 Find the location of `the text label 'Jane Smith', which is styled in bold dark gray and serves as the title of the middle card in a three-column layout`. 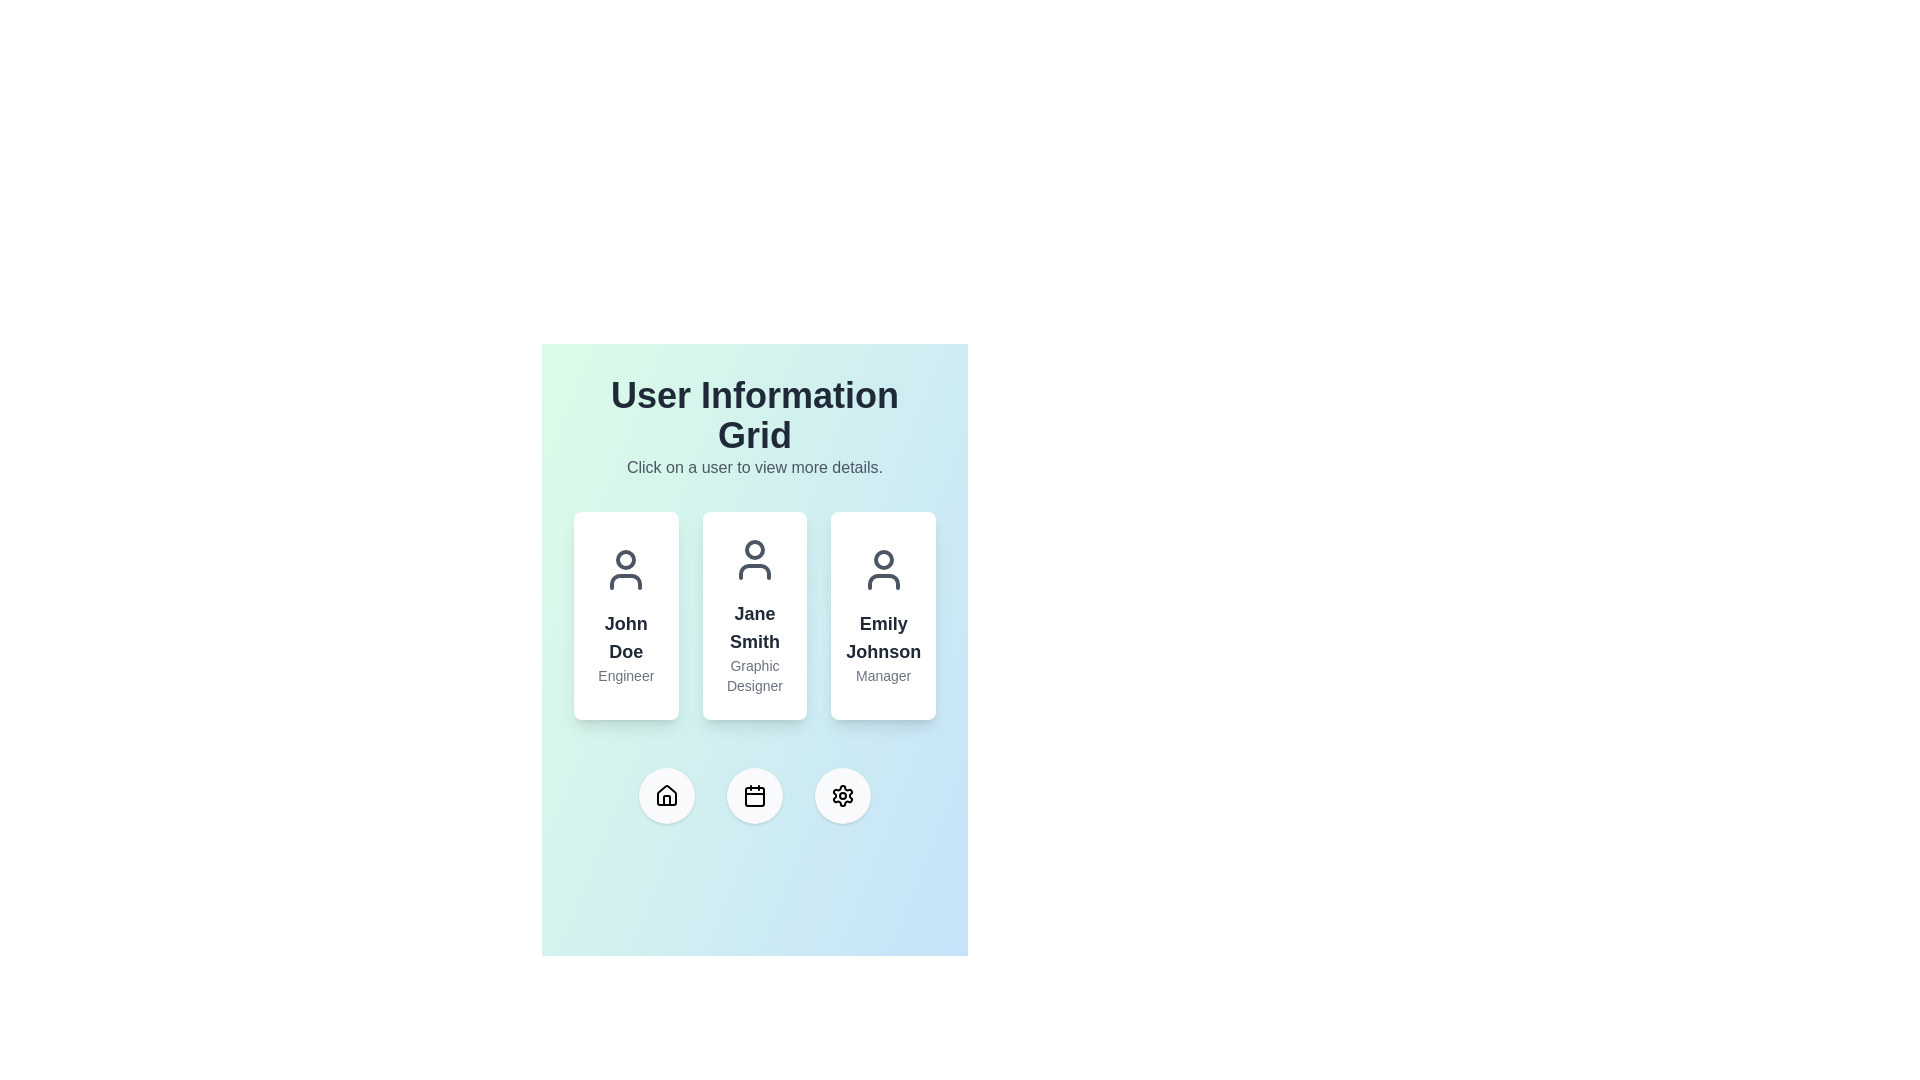

the text label 'Jane Smith', which is styled in bold dark gray and serves as the title of the middle card in a three-column layout is located at coordinates (753, 627).